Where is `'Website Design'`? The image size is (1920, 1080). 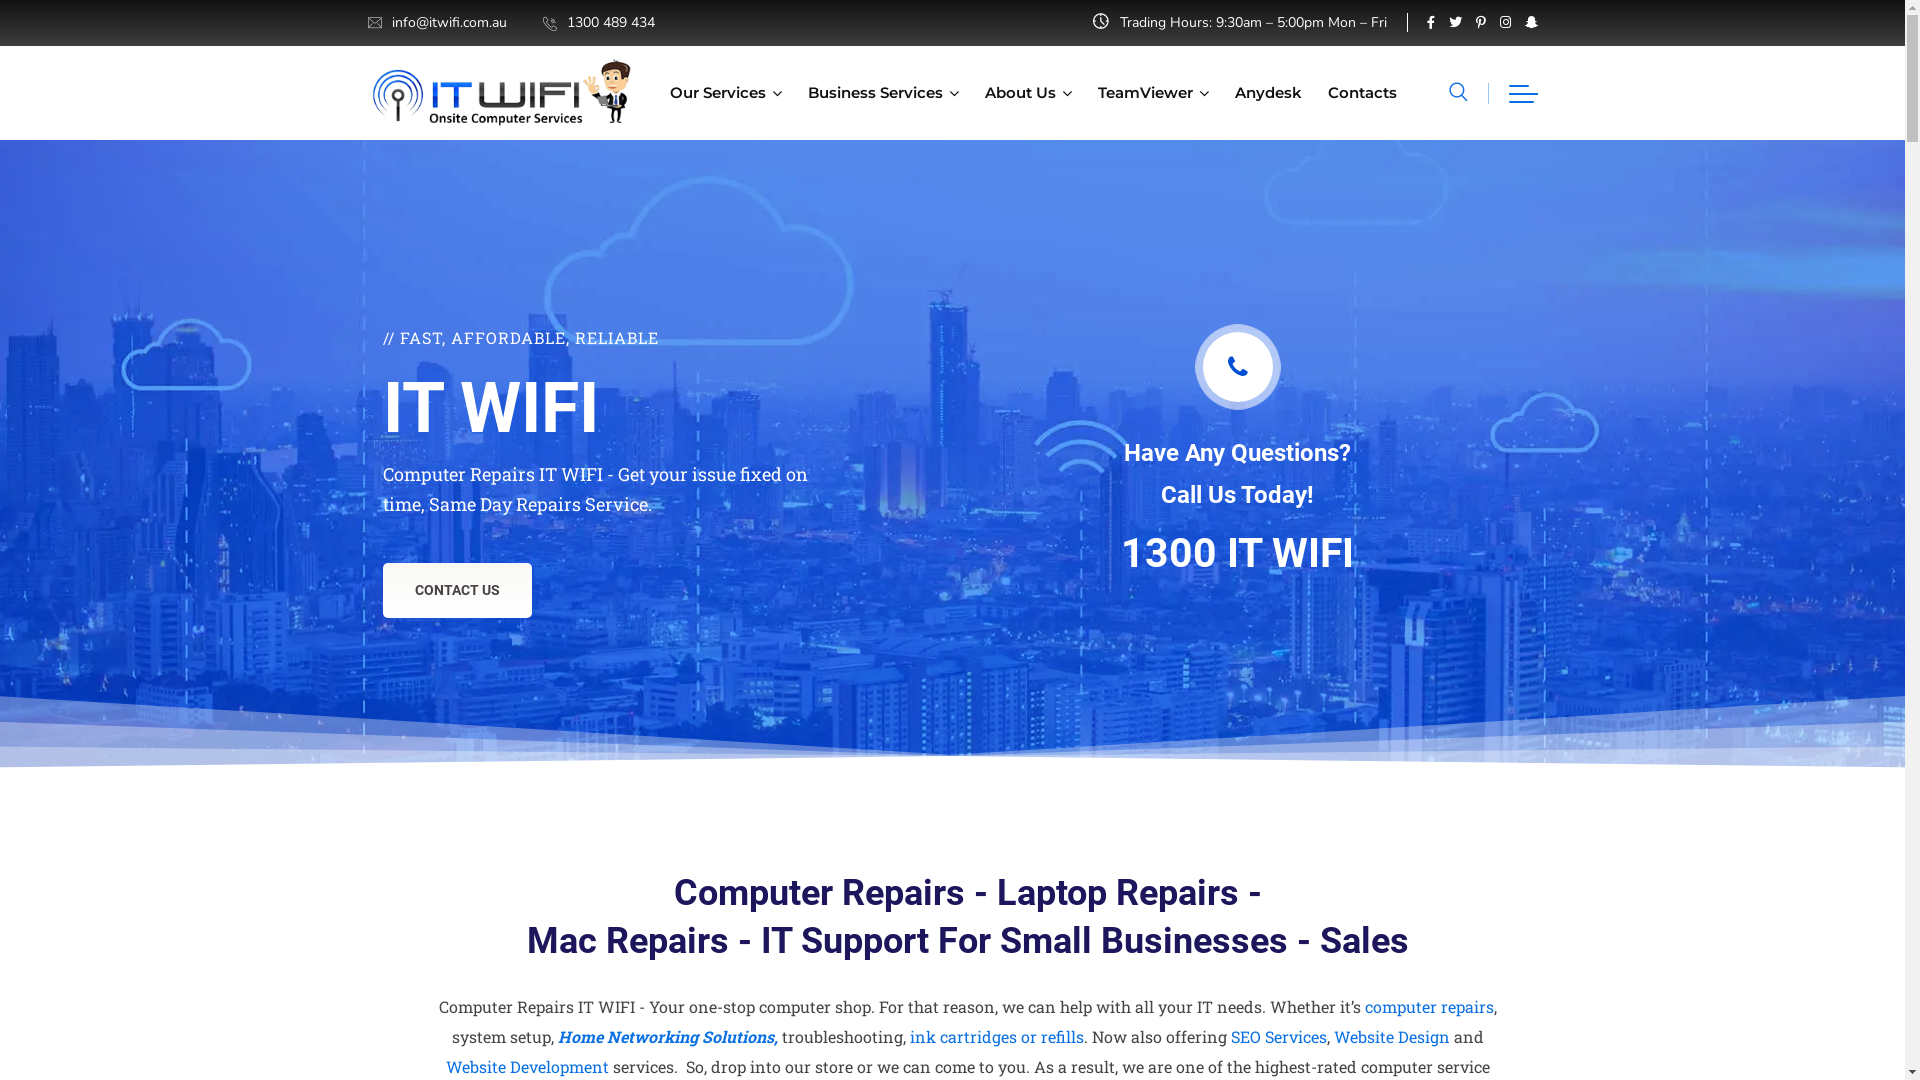
'Website Design' is located at coordinates (1391, 1035).